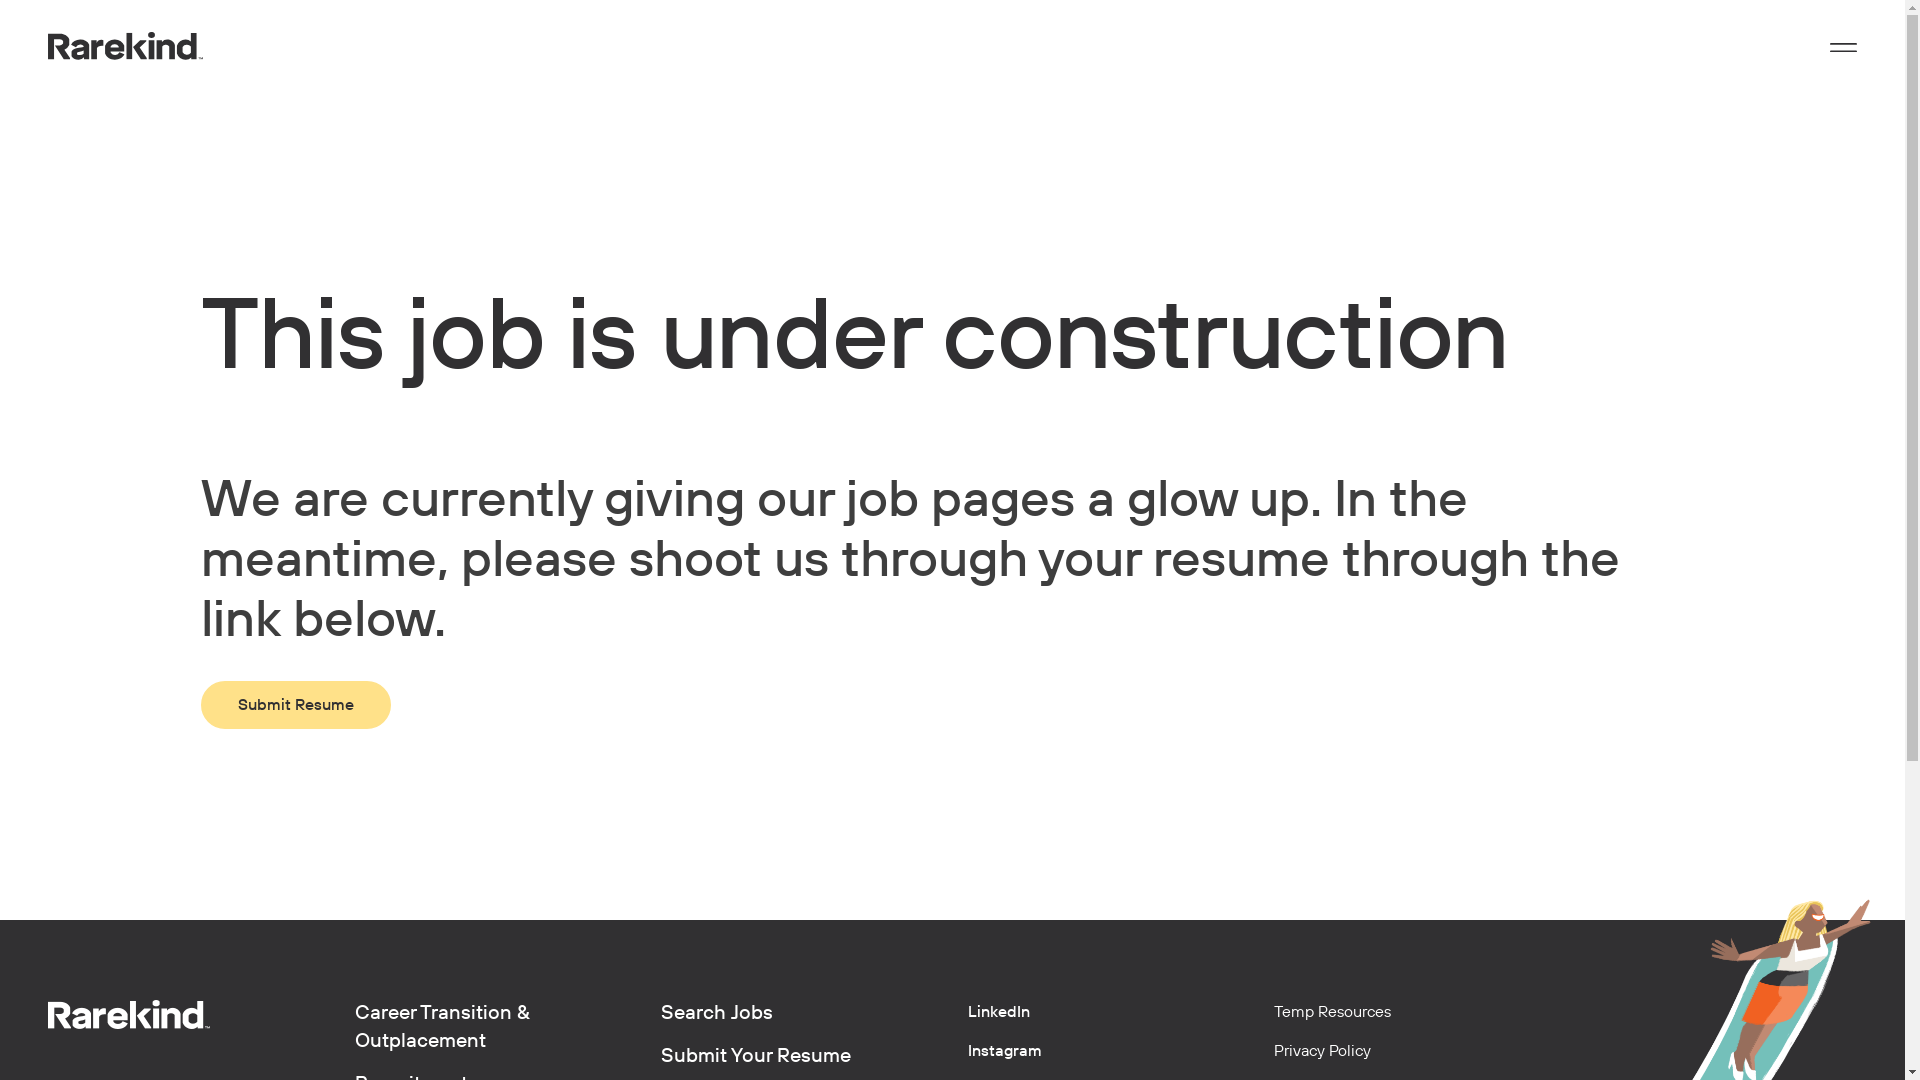 The image size is (1920, 1080). What do you see at coordinates (354, 1035) in the screenshot?
I see `'Career Transition & Outplacement'` at bounding box center [354, 1035].